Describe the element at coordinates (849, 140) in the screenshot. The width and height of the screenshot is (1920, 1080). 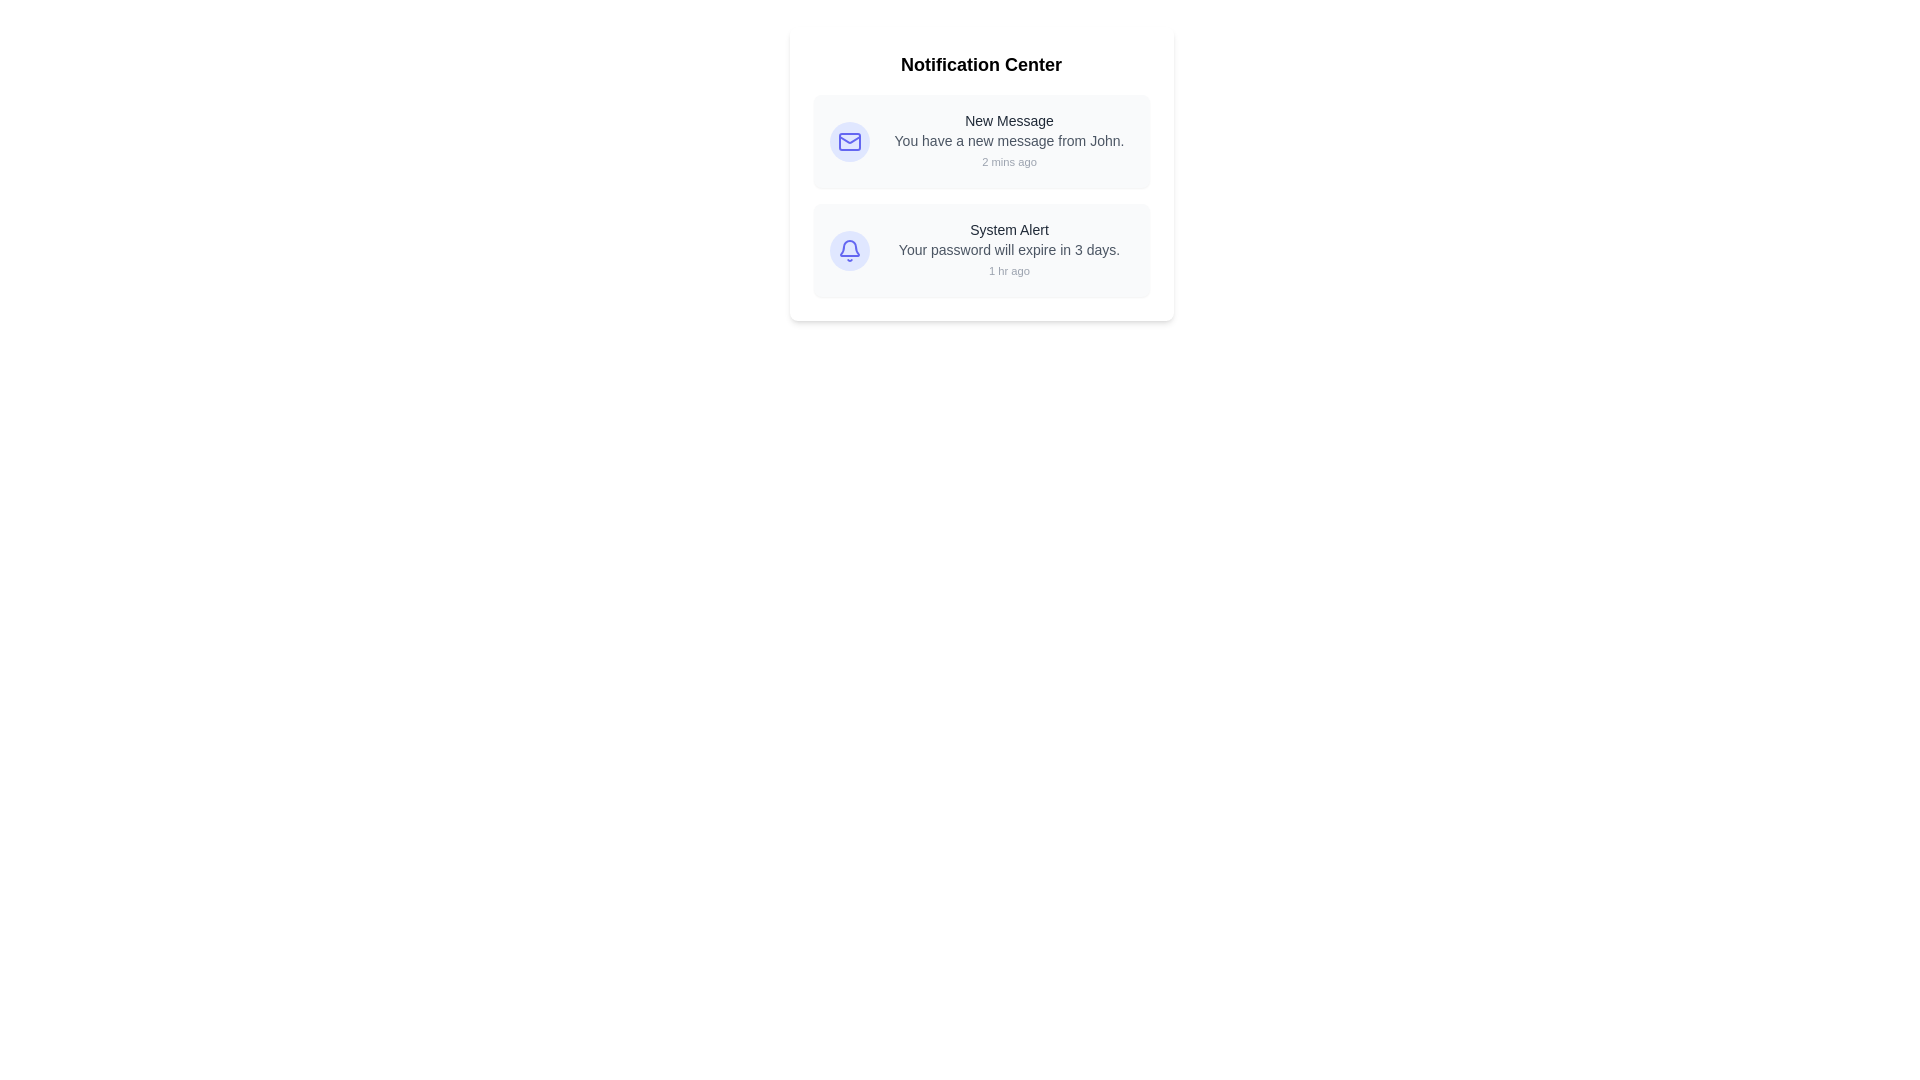
I see `the notification icon that indicates a new email or message notification, located in the top notification card, near the text 'New Message'` at that location.